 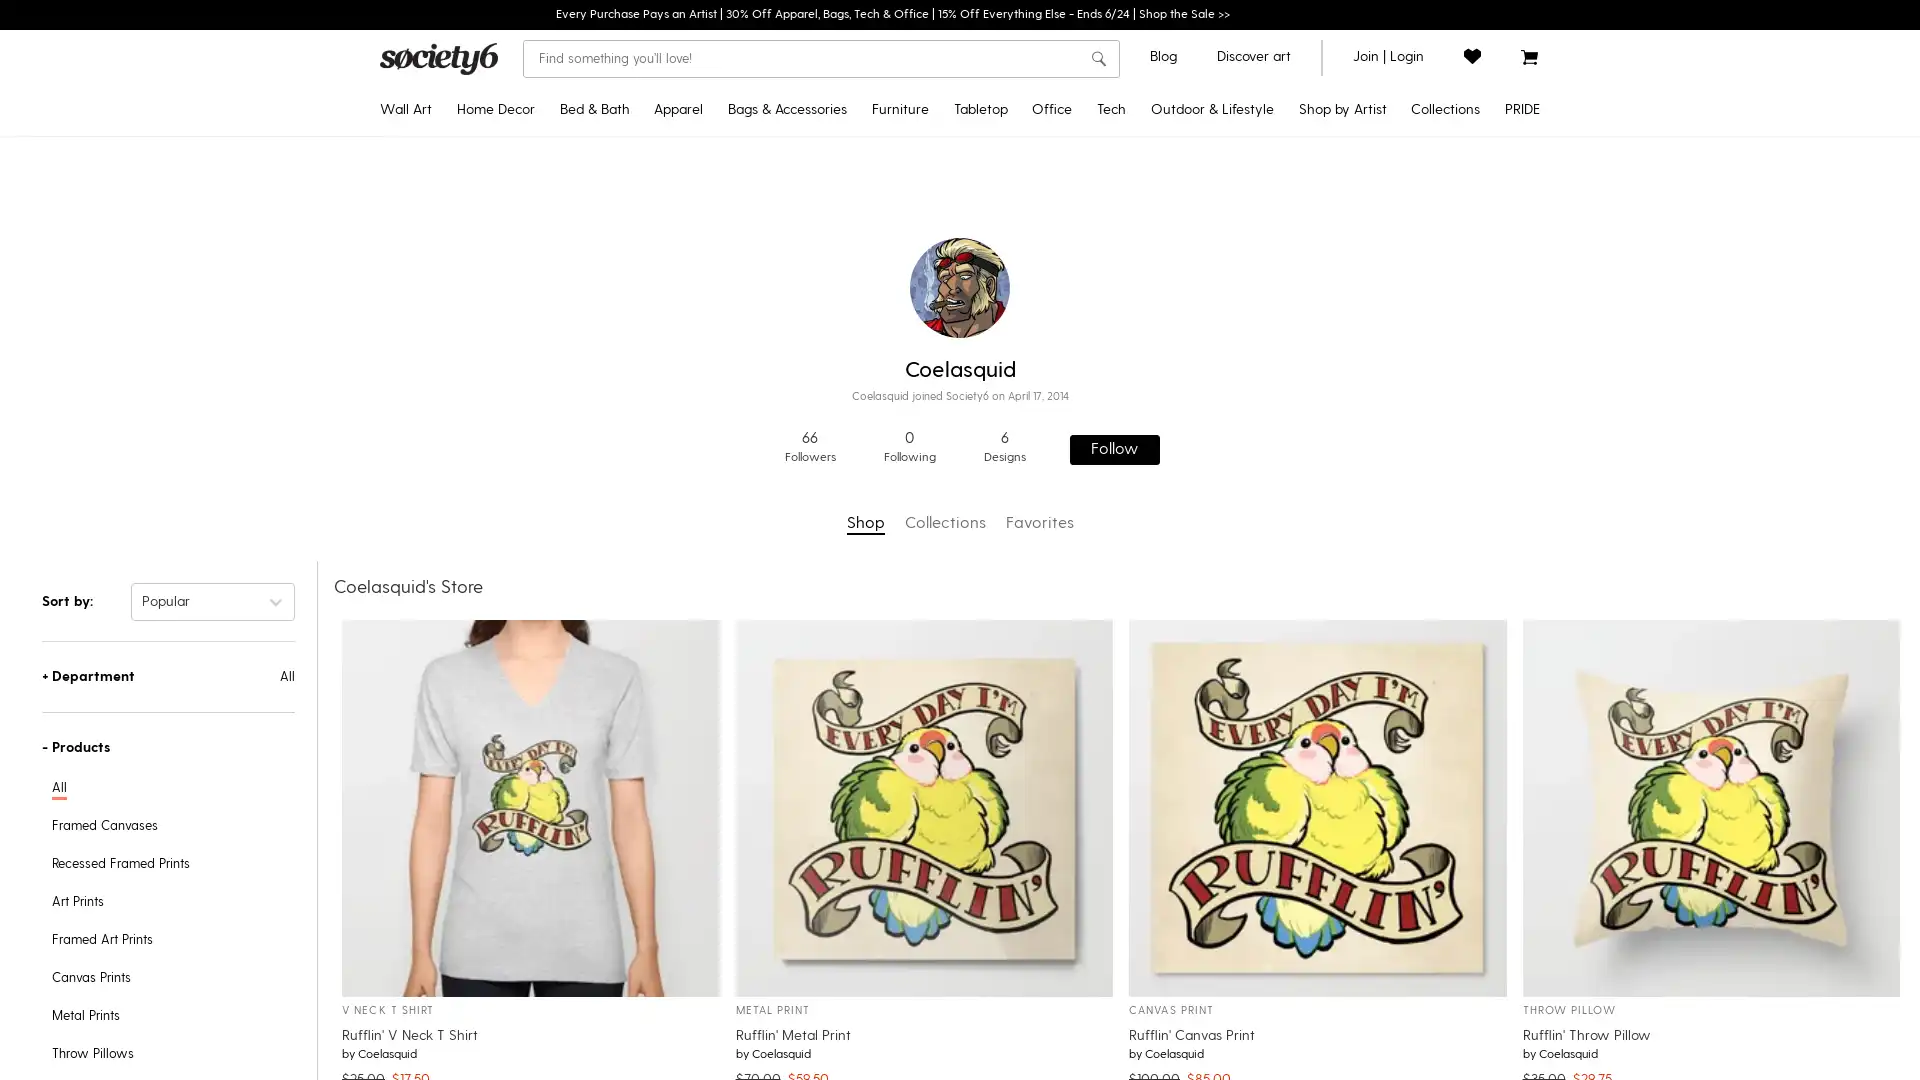 I want to click on Discover LGBTQIA+ Artists, so click(x=1442, y=192).